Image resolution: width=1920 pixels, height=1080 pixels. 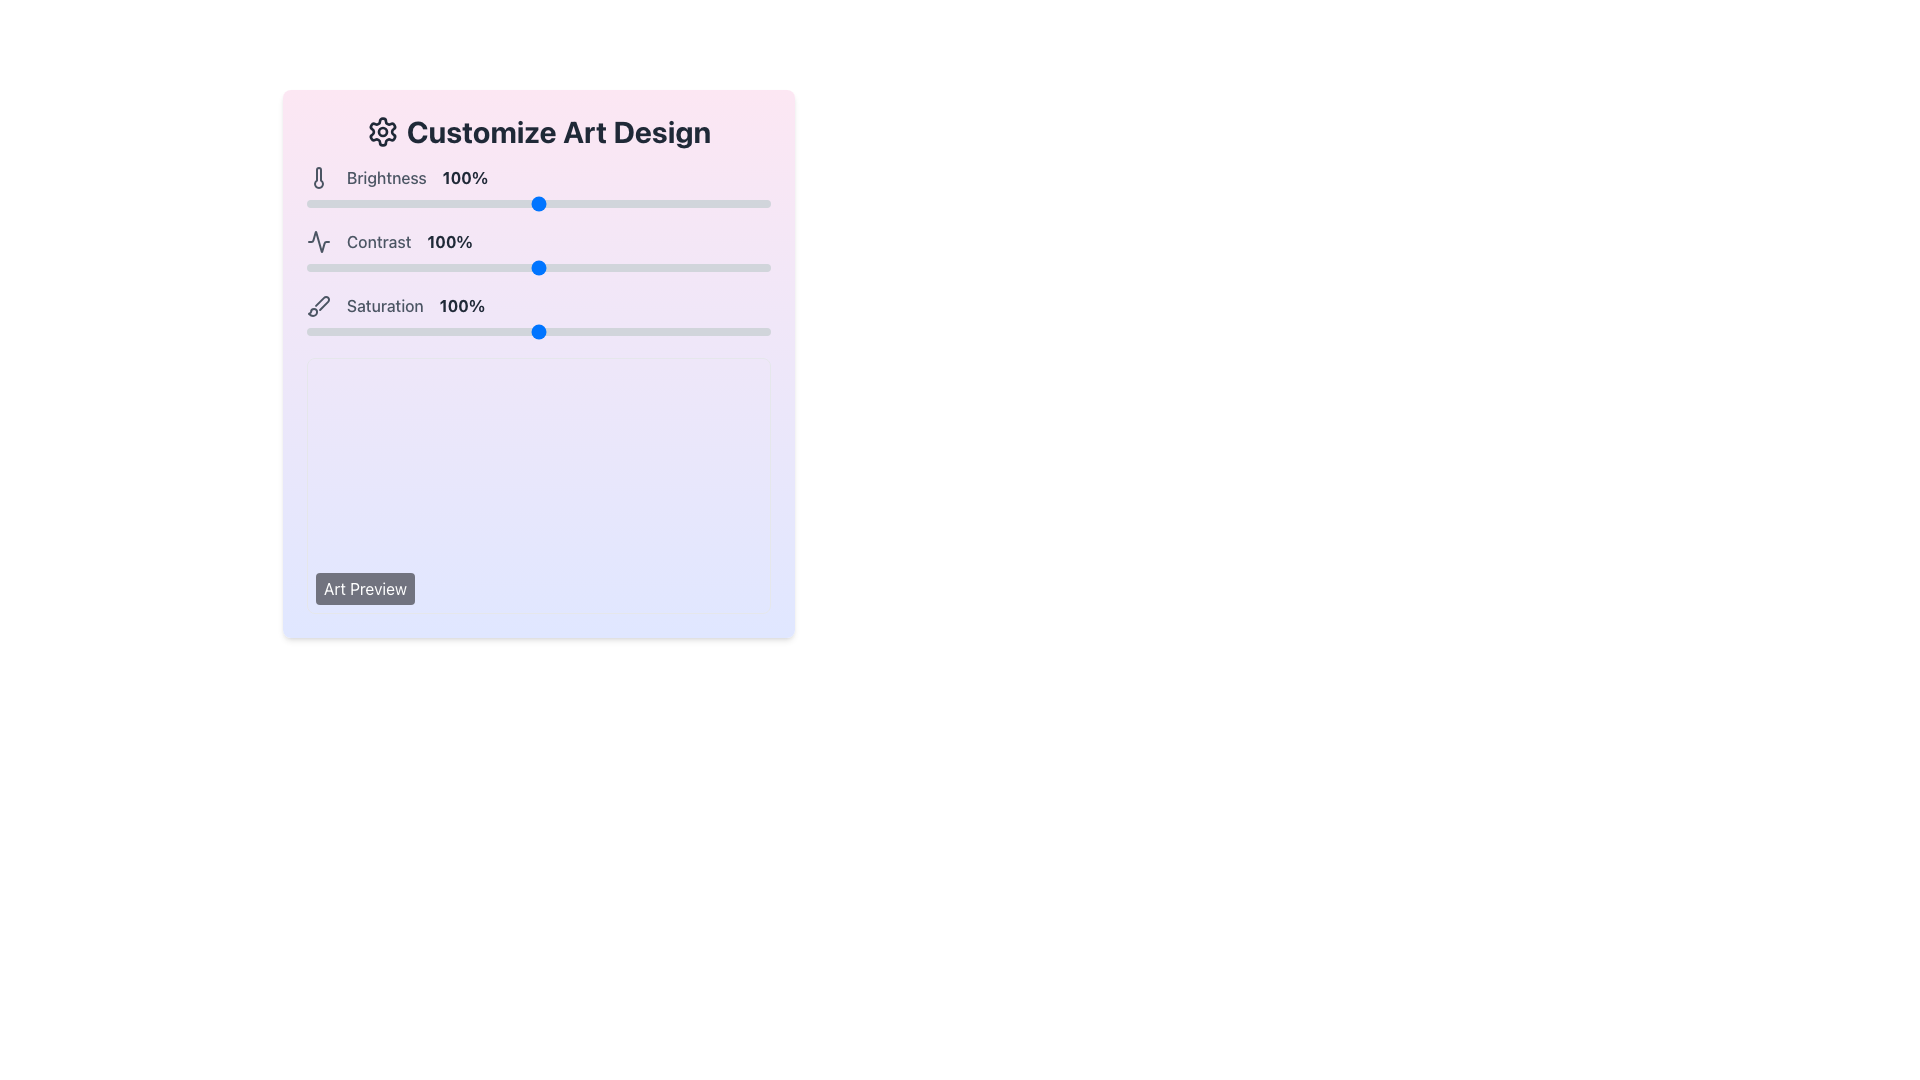 What do you see at coordinates (538, 486) in the screenshot?
I see `the Preview Area, which is a rectangular section with a rounded border located at the bottom of the 'Customize Art Design' panel, displaying a background image and labeled 'Art Preview'` at bounding box center [538, 486].